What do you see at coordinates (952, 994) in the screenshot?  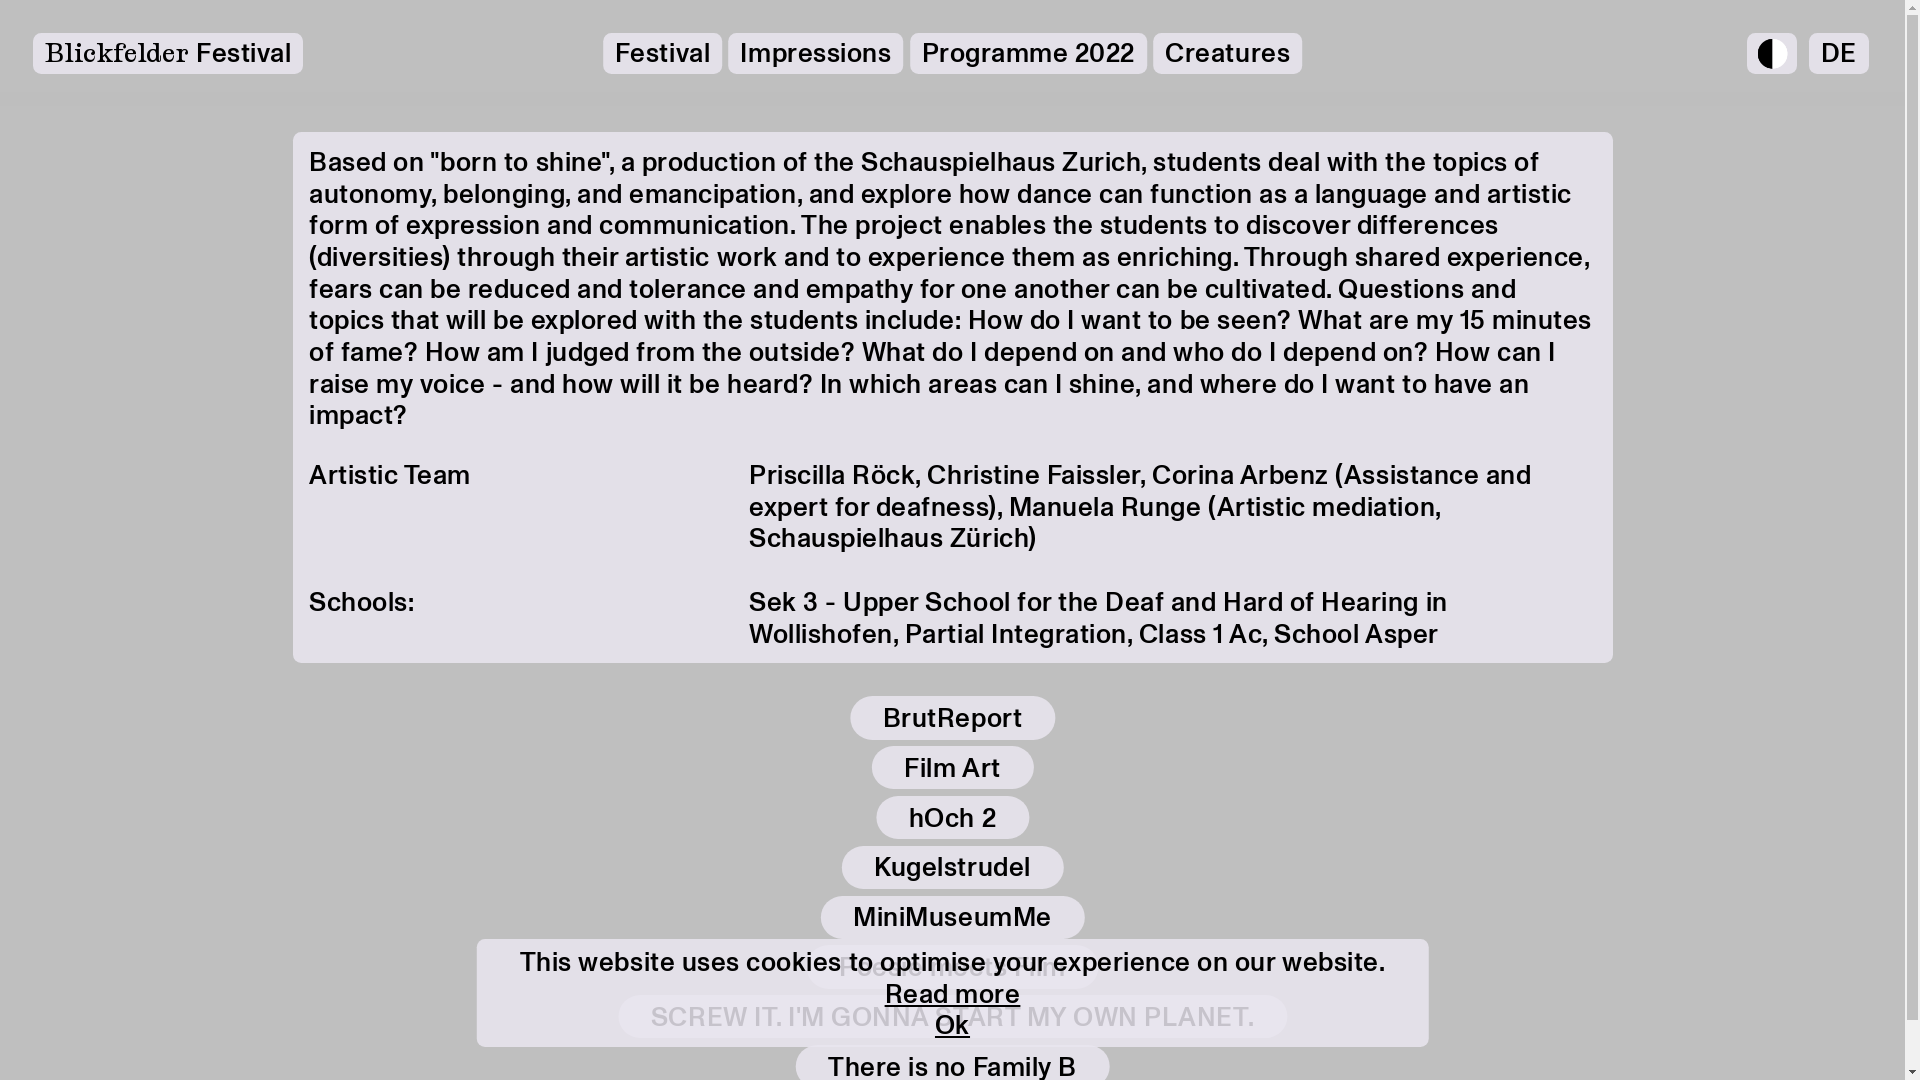 I see `'Read more'` at bounding box center [952, 994].